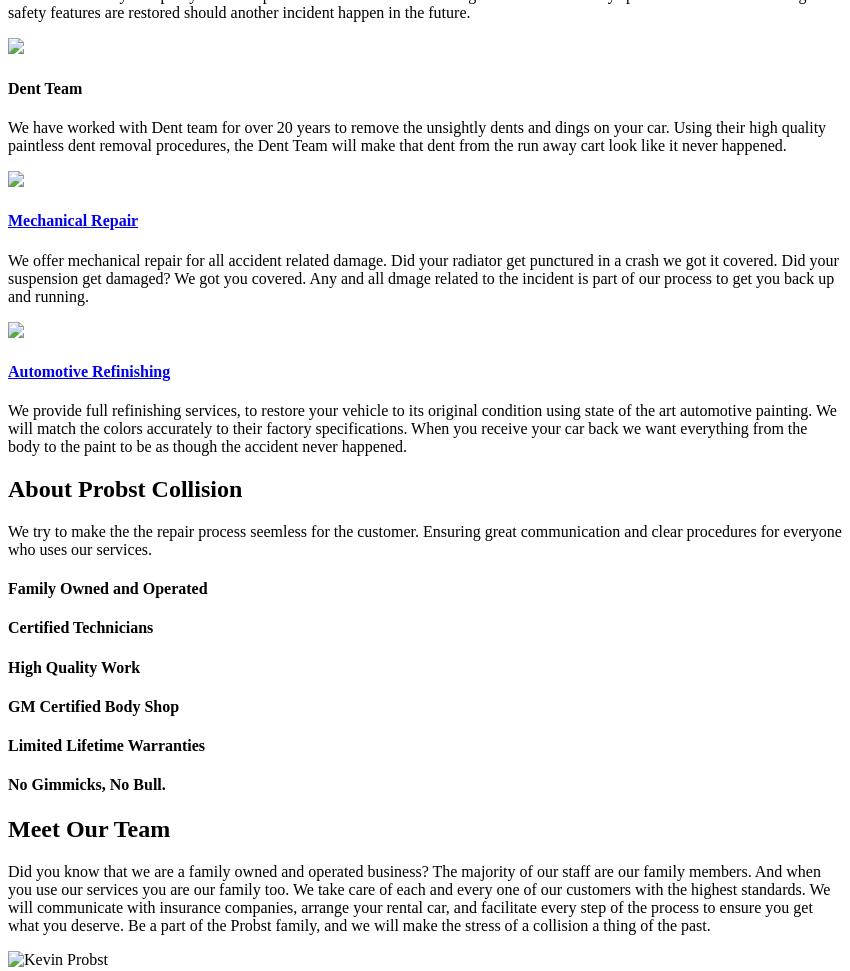  I want to click on 'Limited Lifetime Warranties', so click(105, 744).